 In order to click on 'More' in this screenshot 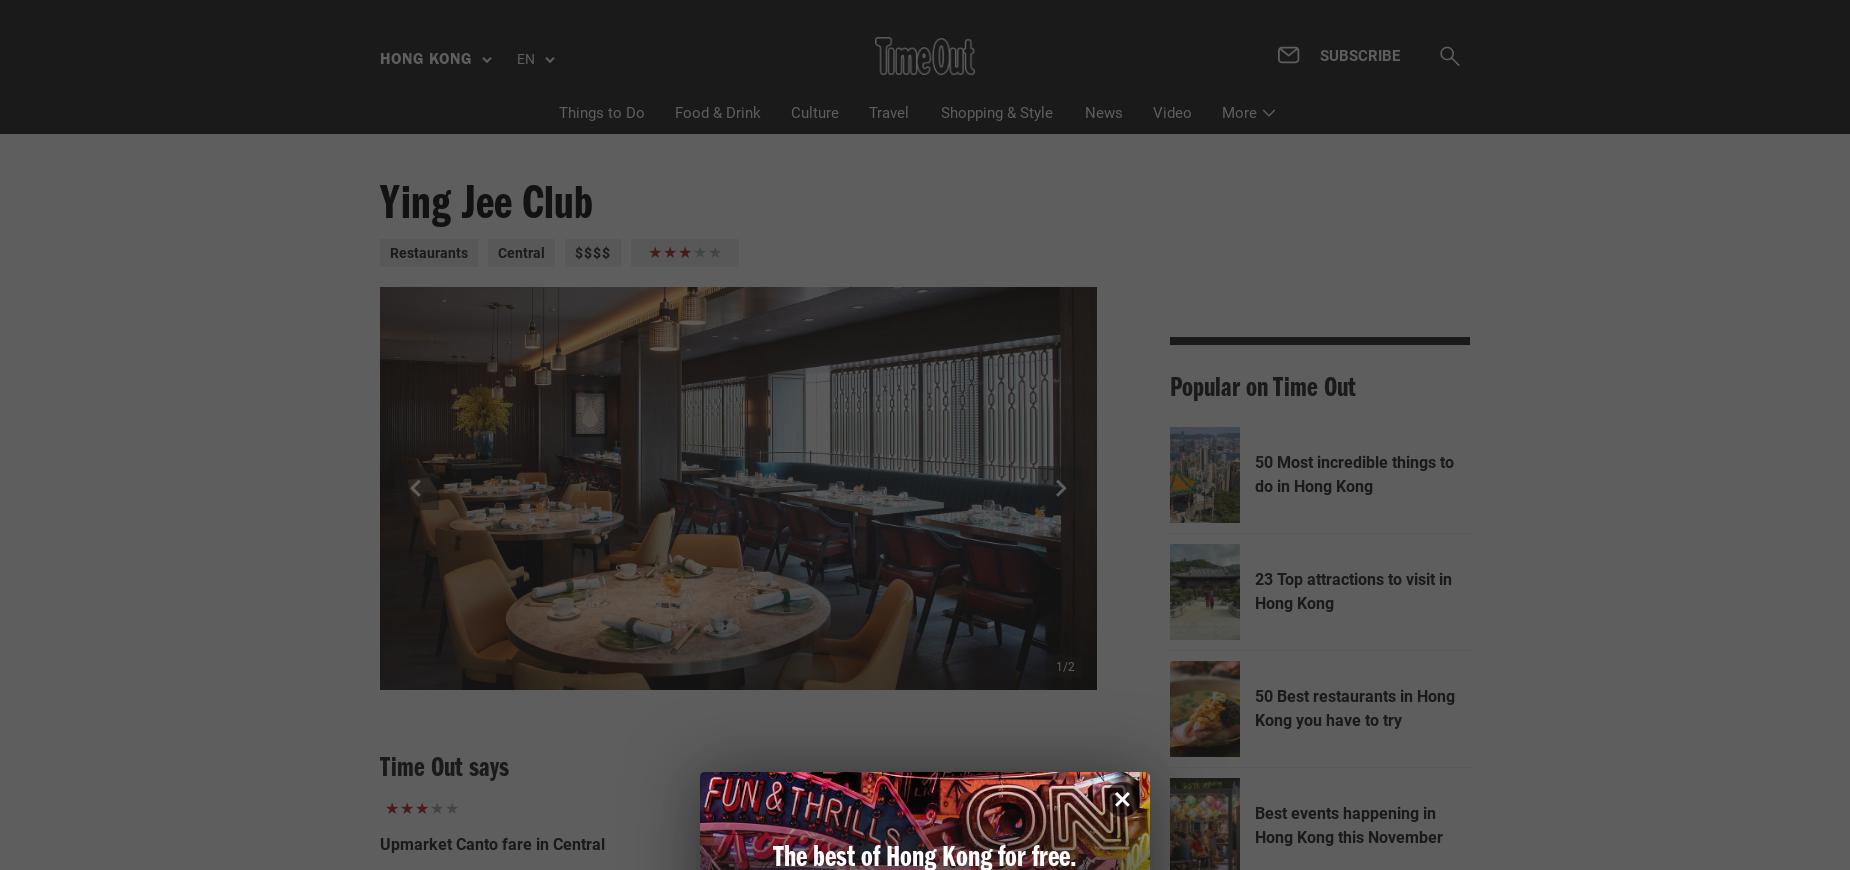, I will do `click(1238, 110)`.